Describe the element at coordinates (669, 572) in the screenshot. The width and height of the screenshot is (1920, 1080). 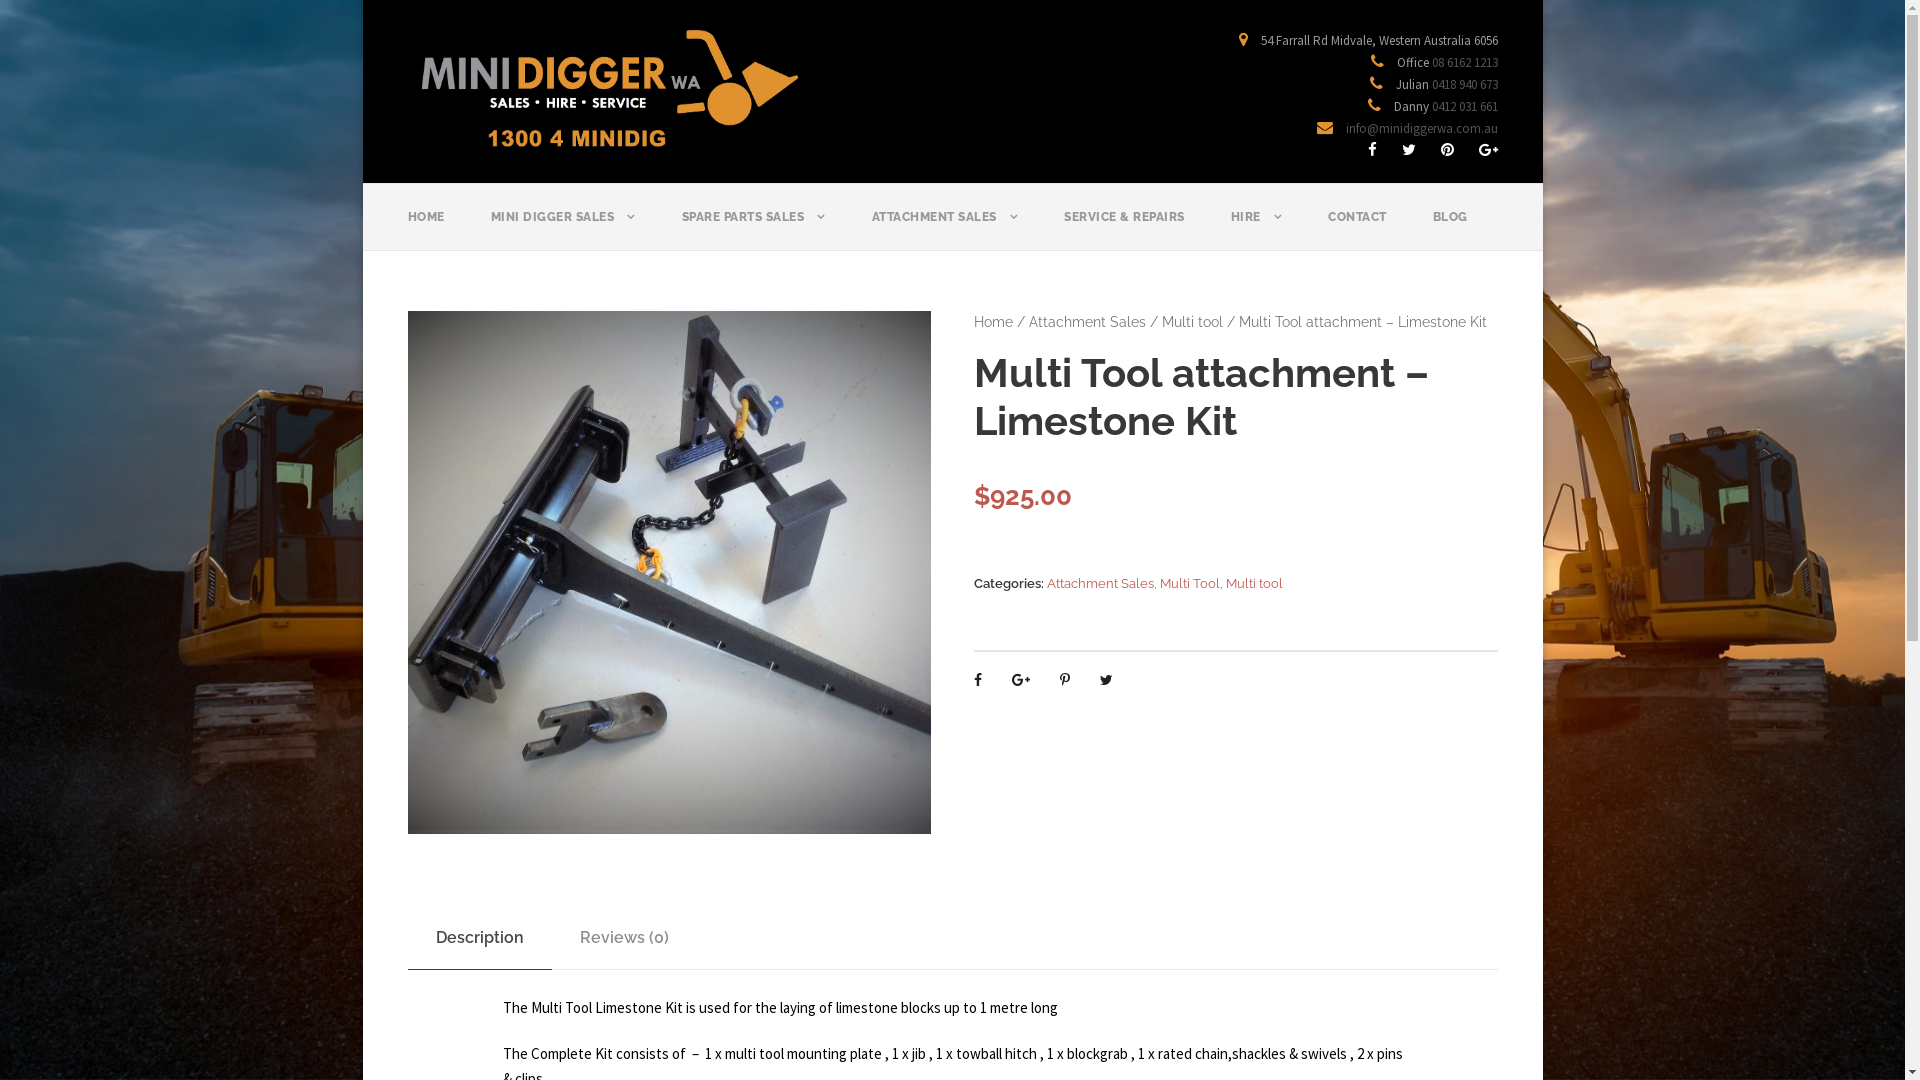
I see `'004'` at that location.